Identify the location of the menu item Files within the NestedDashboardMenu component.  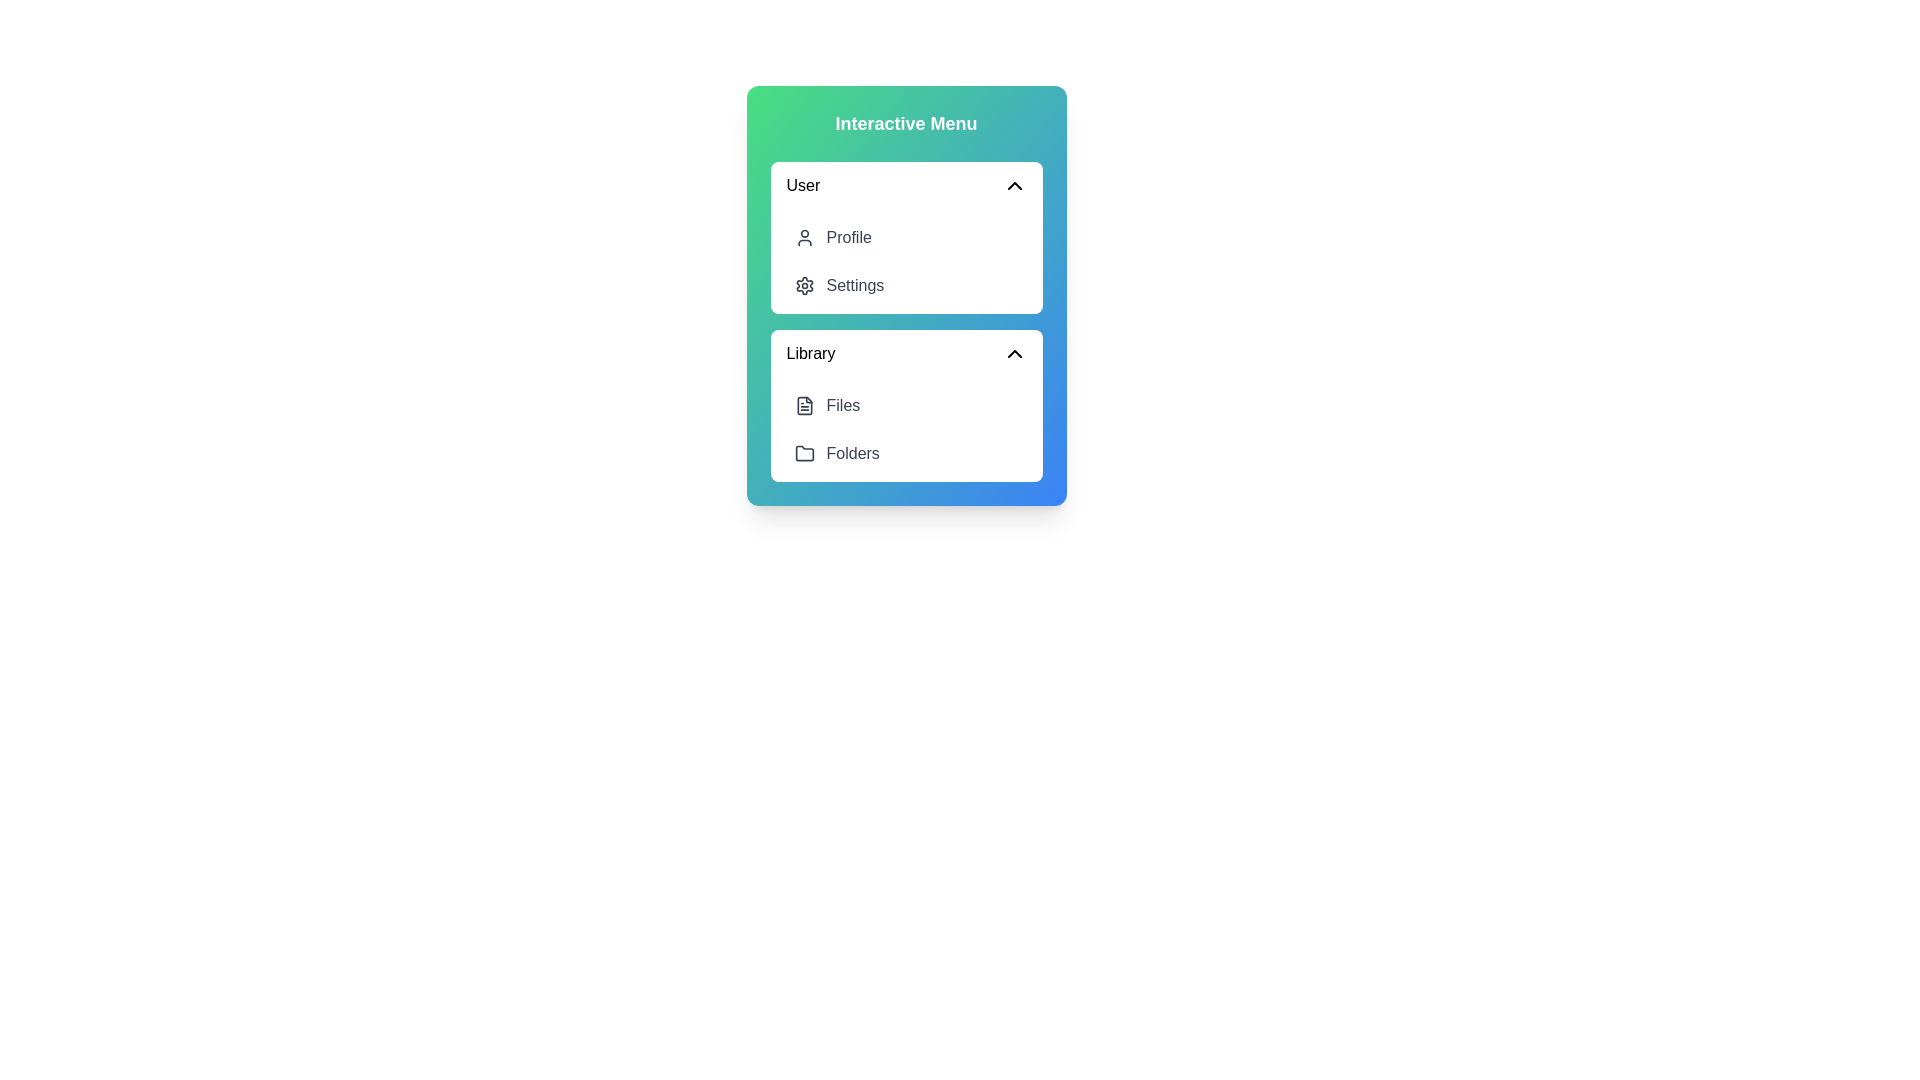
(905, 405).